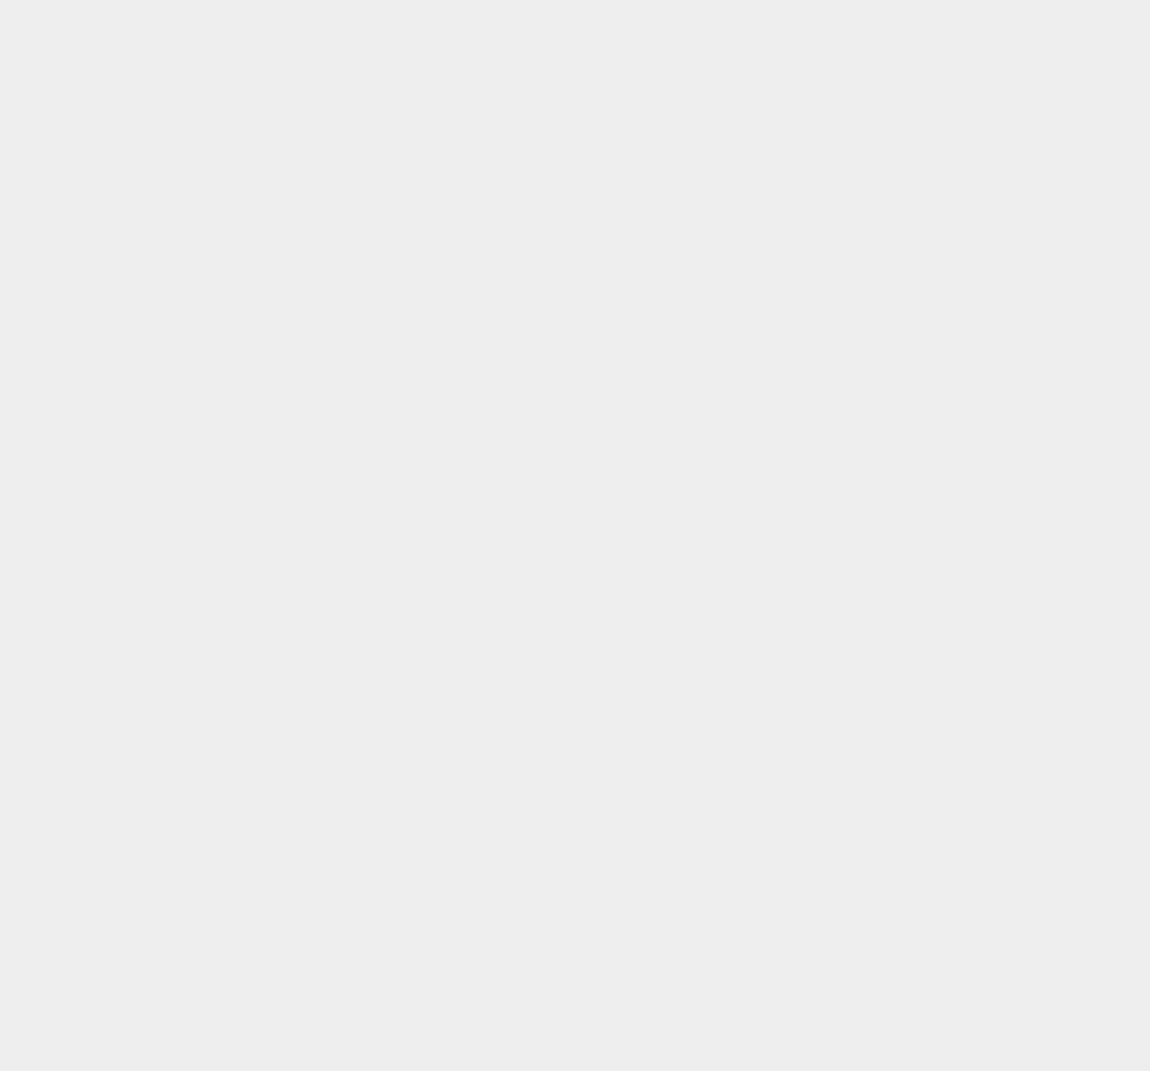 This screenshot has width=1150, height=1071. What do you see at coordinates (839, 282) in the screenshot?
I see `'Vlogging'` at bounding box center [839, 282].